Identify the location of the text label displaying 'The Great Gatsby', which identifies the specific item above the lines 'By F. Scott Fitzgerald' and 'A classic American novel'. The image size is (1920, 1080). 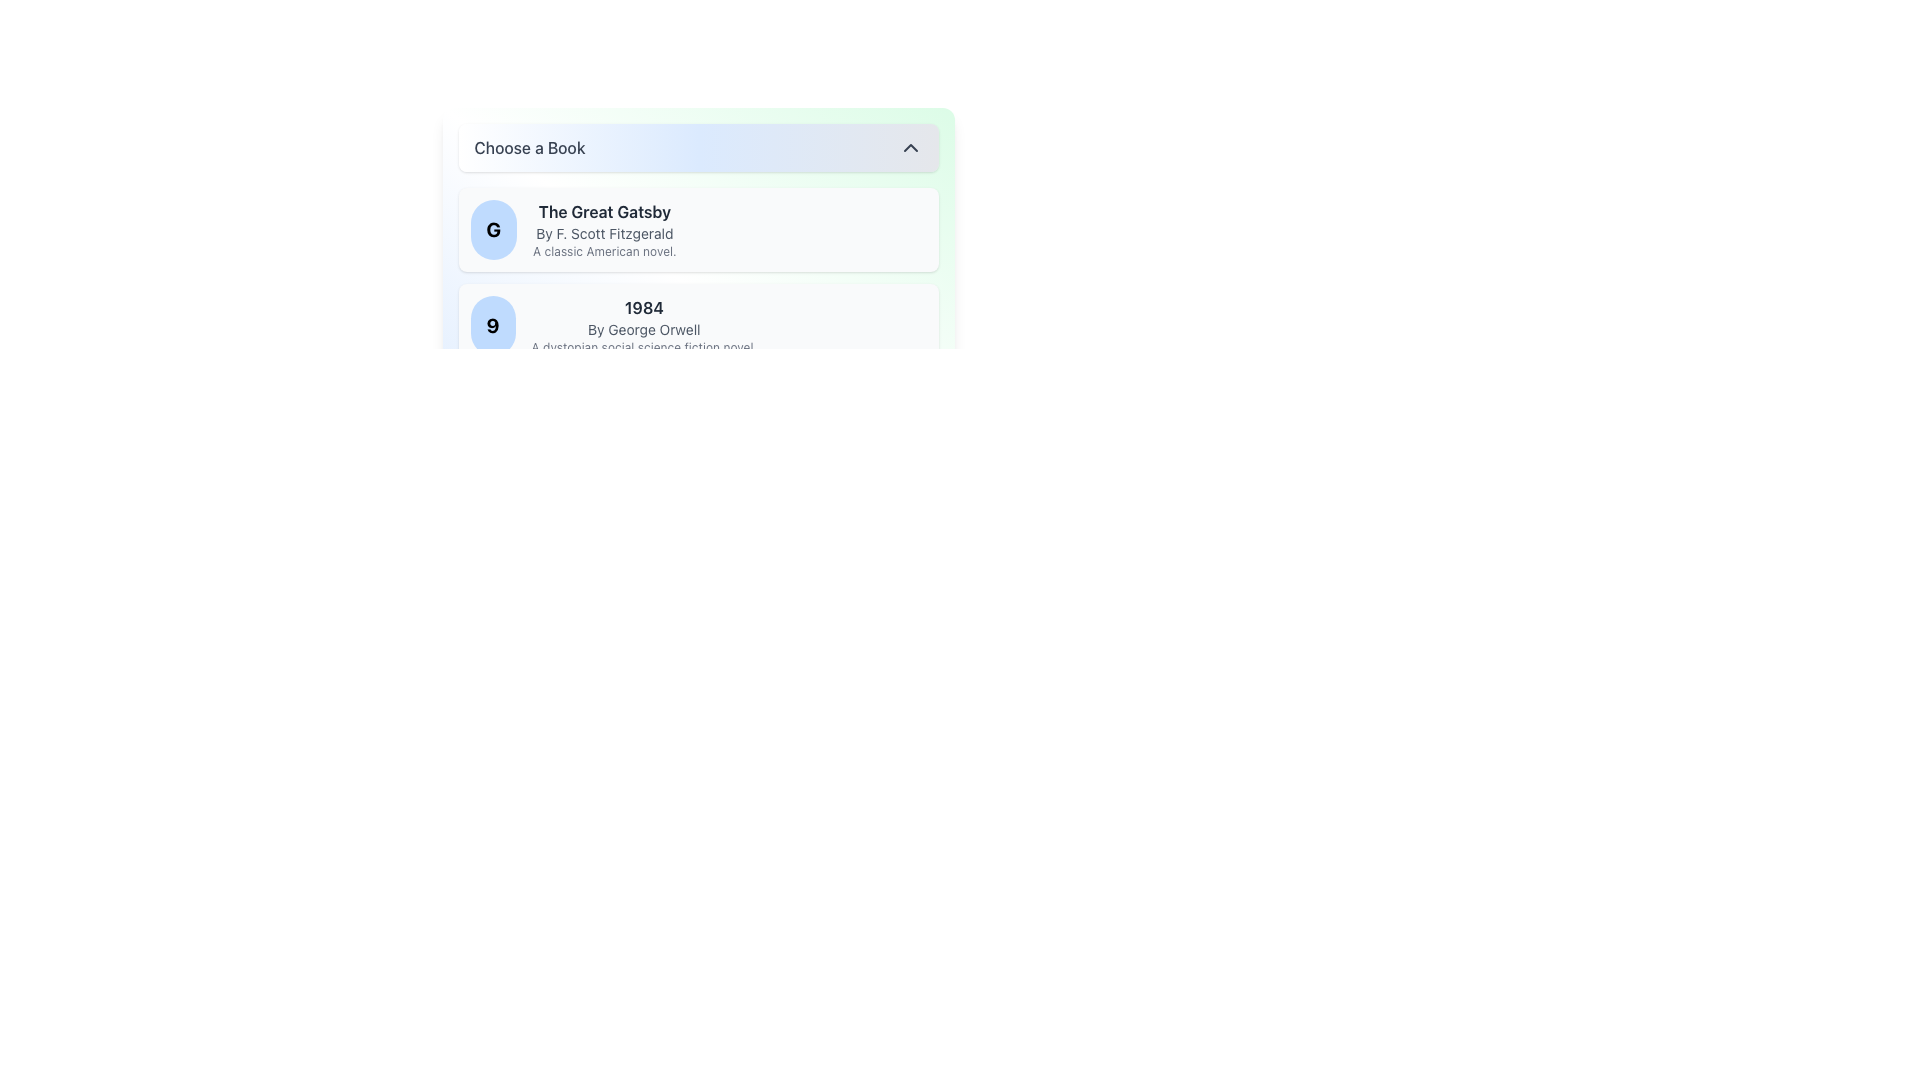
(603, 212).